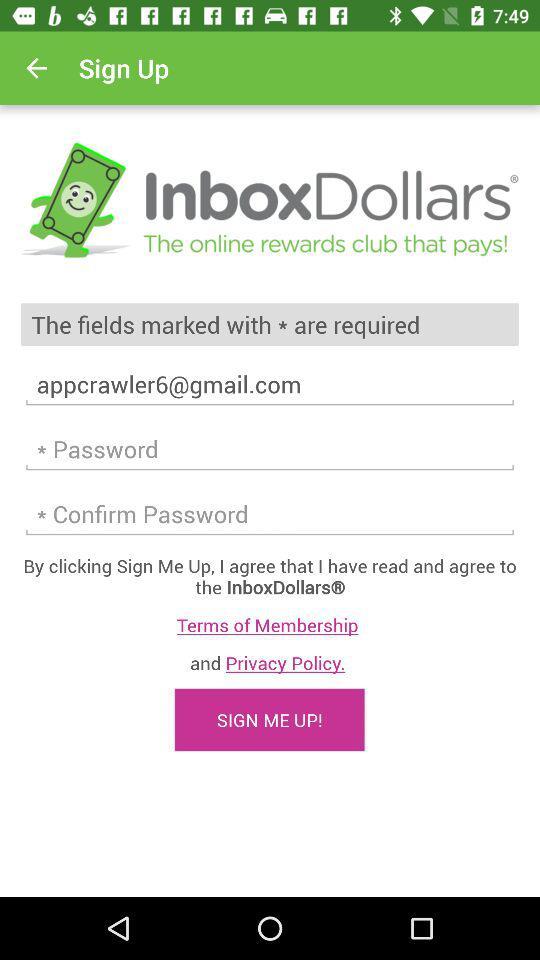 This screenshot has width=540, height=960. I want to click on appcrawler6@gmail.com item, so click(270, 383).